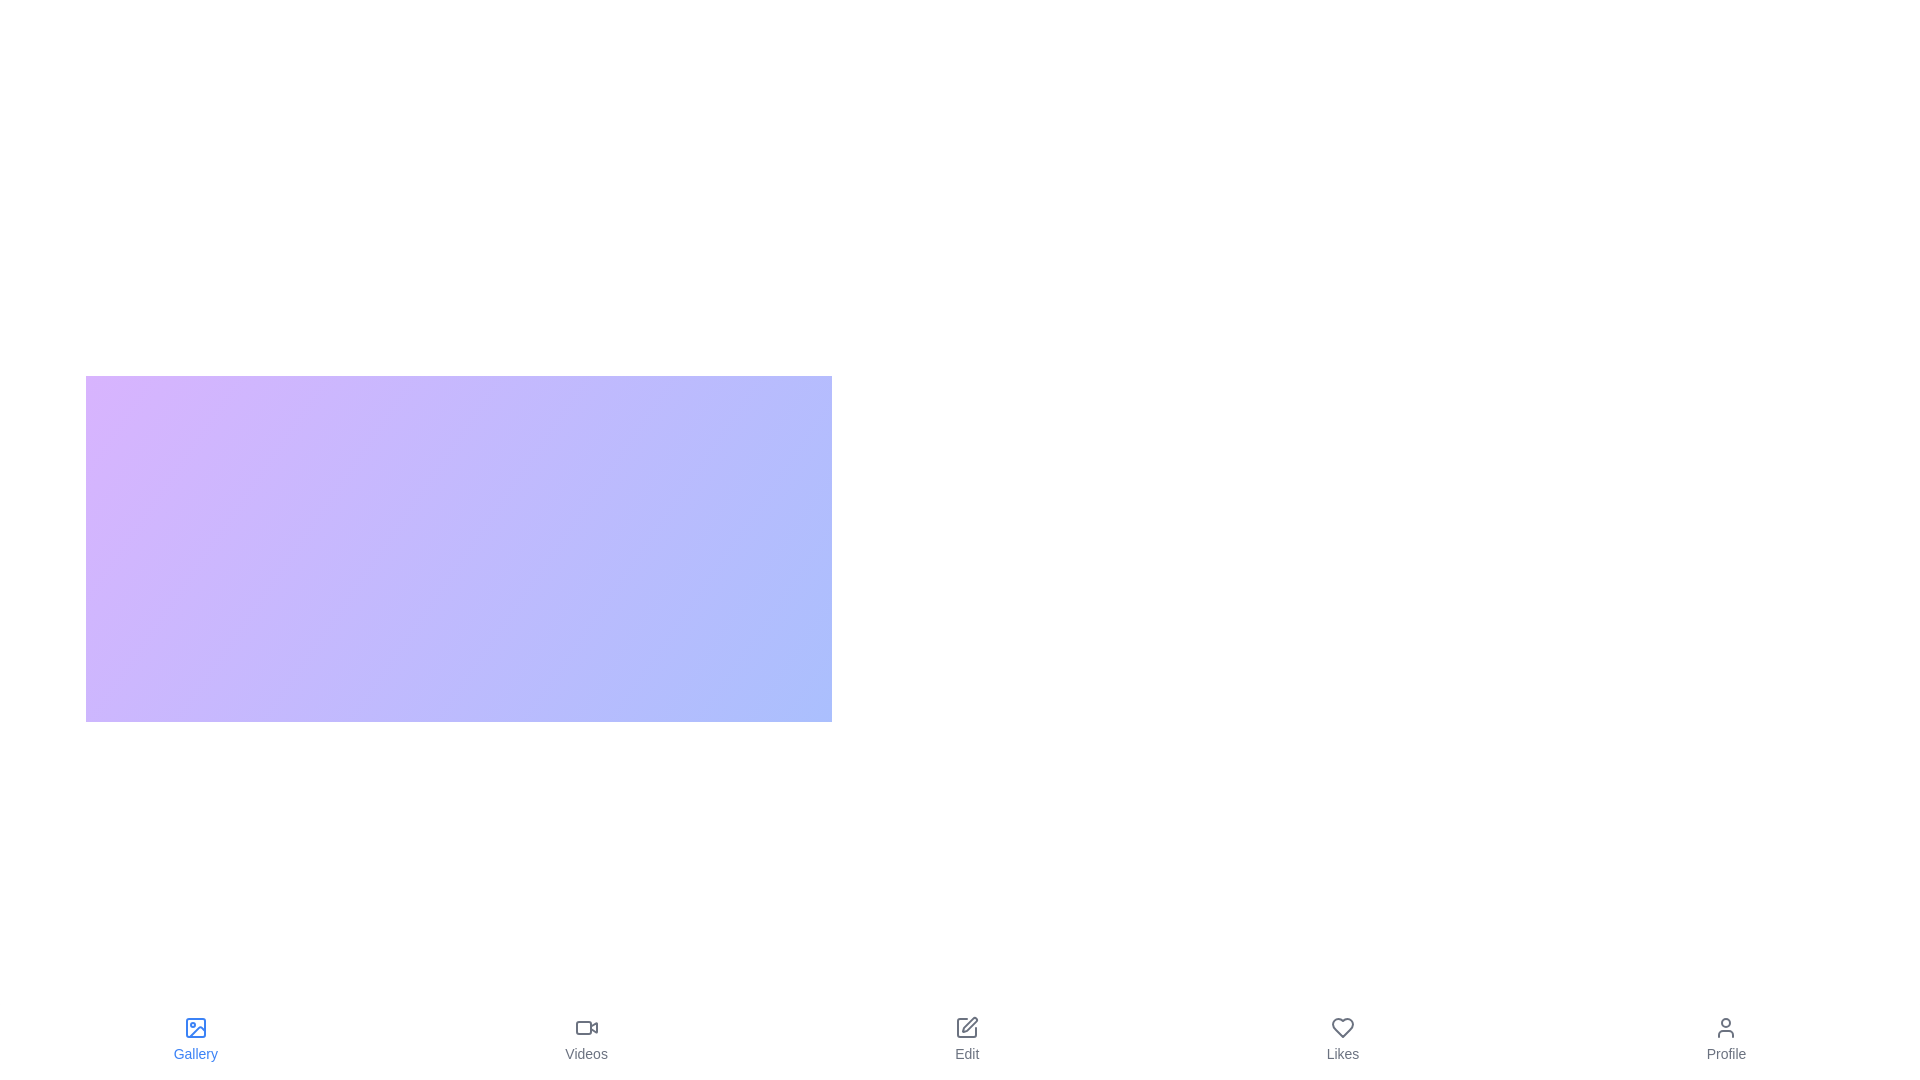  Describe the element at coordinates (1725, 1039) in the screenshot. I see `the Profile button to switch to the corresponding view` at that location.